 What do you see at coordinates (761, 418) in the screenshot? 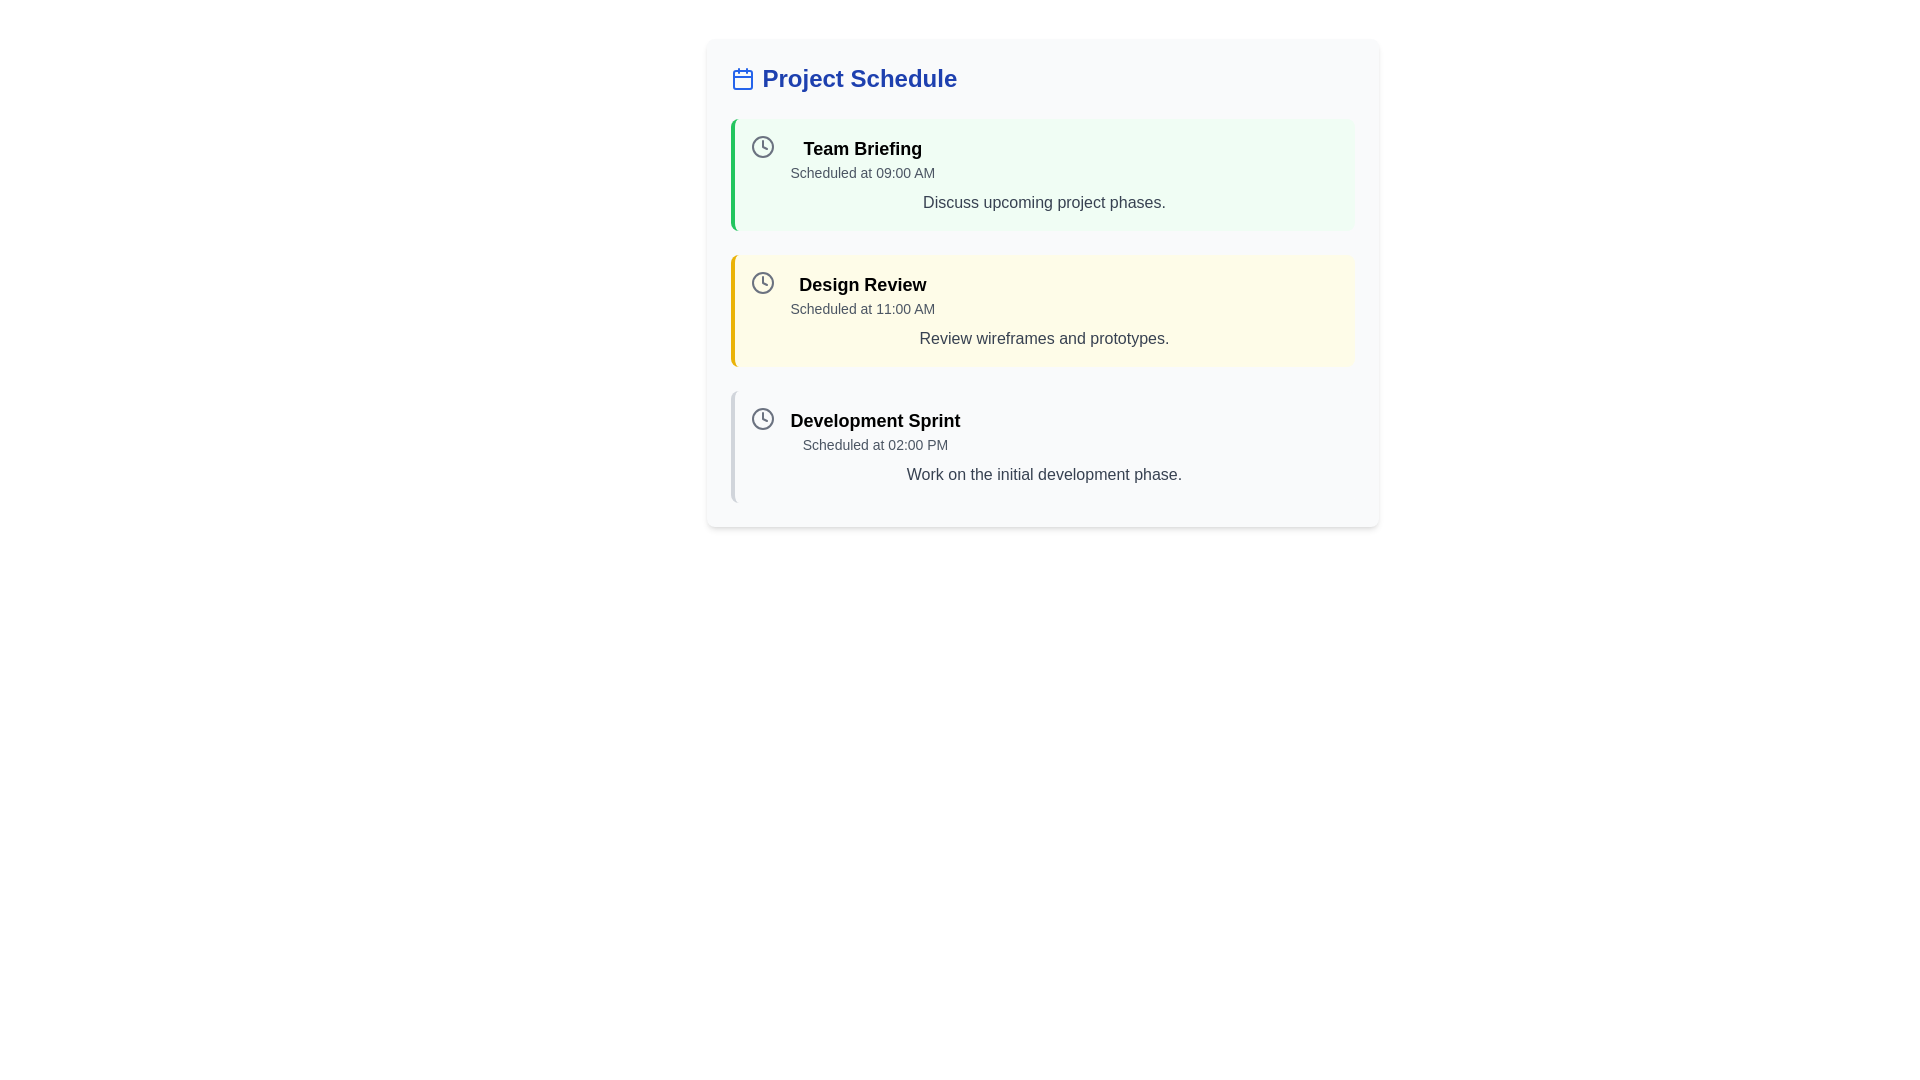
I see `the outer circular rim of the clock icon located next to the text 'Development Sprint' for inspection` at bounding box center [761, 418].